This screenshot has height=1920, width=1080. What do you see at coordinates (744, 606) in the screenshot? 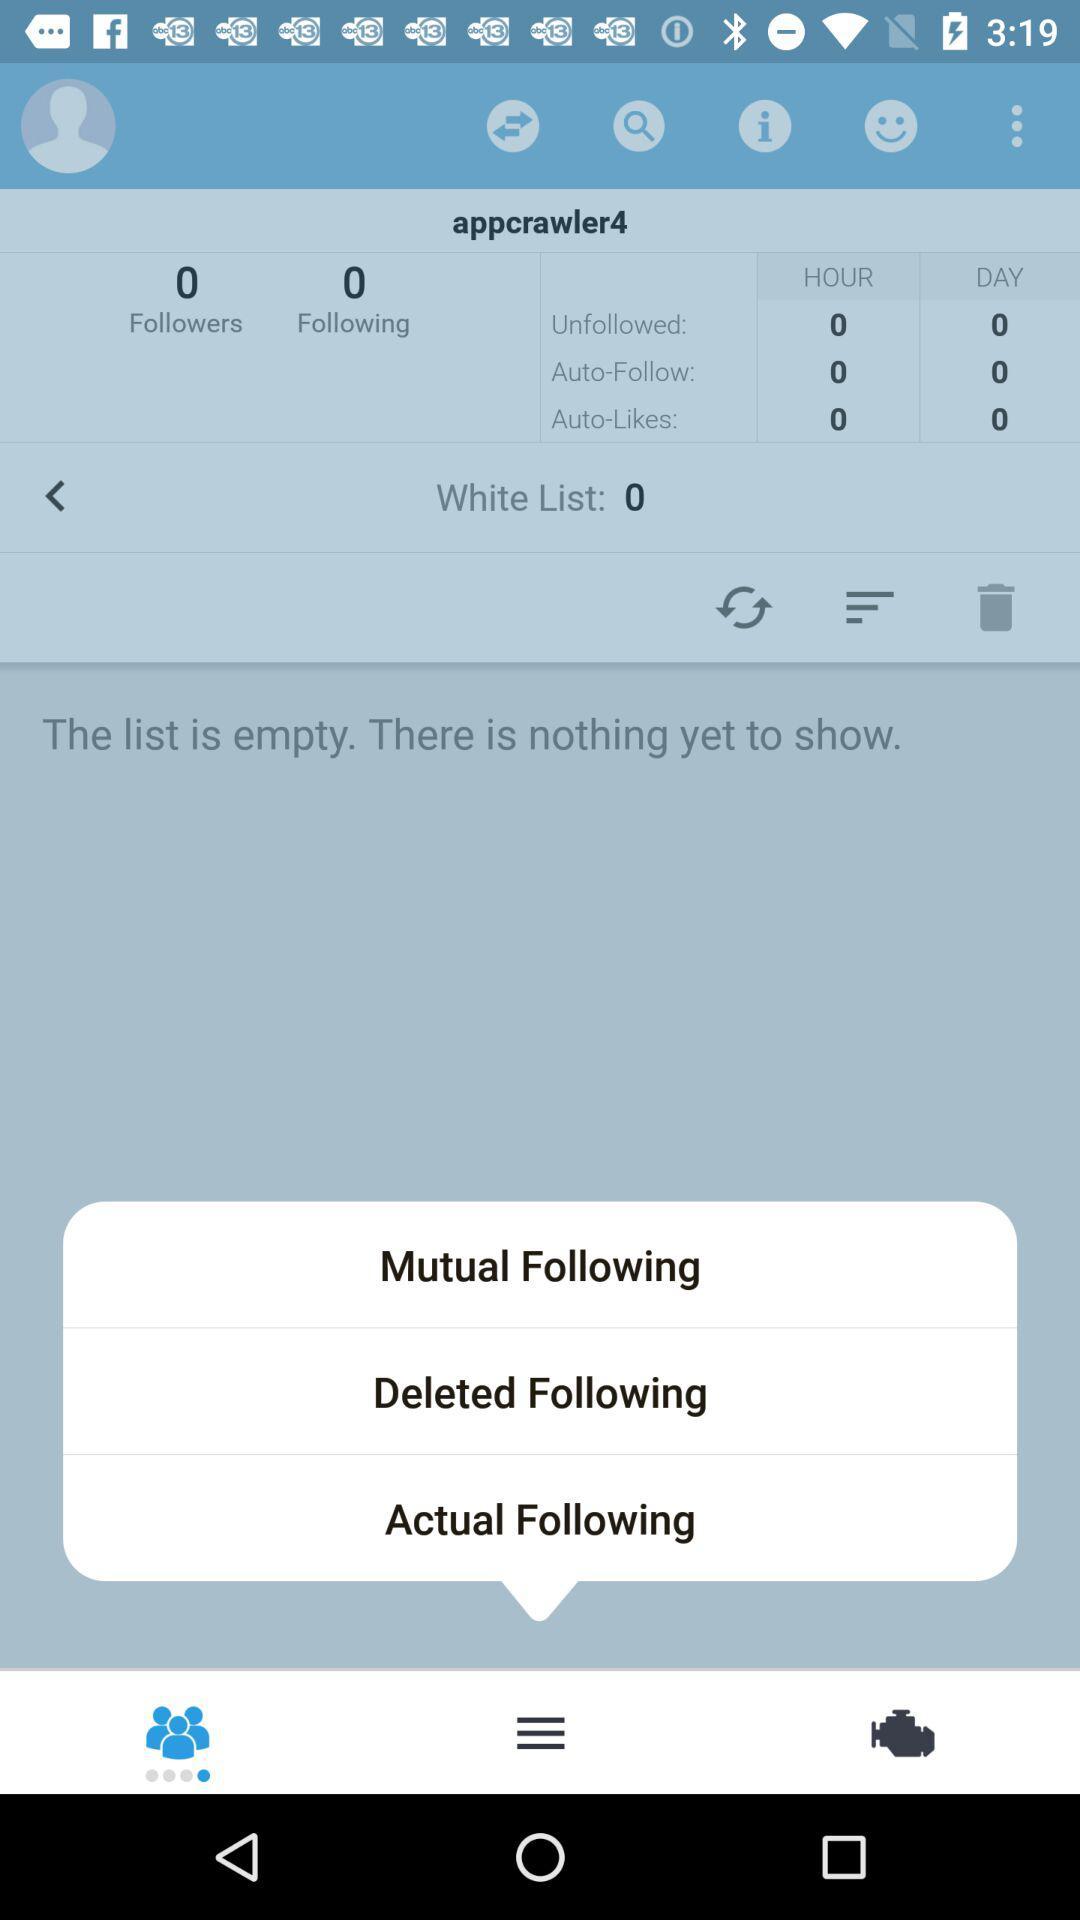
I see `the refresh icon` at bounding box center [744, 606].